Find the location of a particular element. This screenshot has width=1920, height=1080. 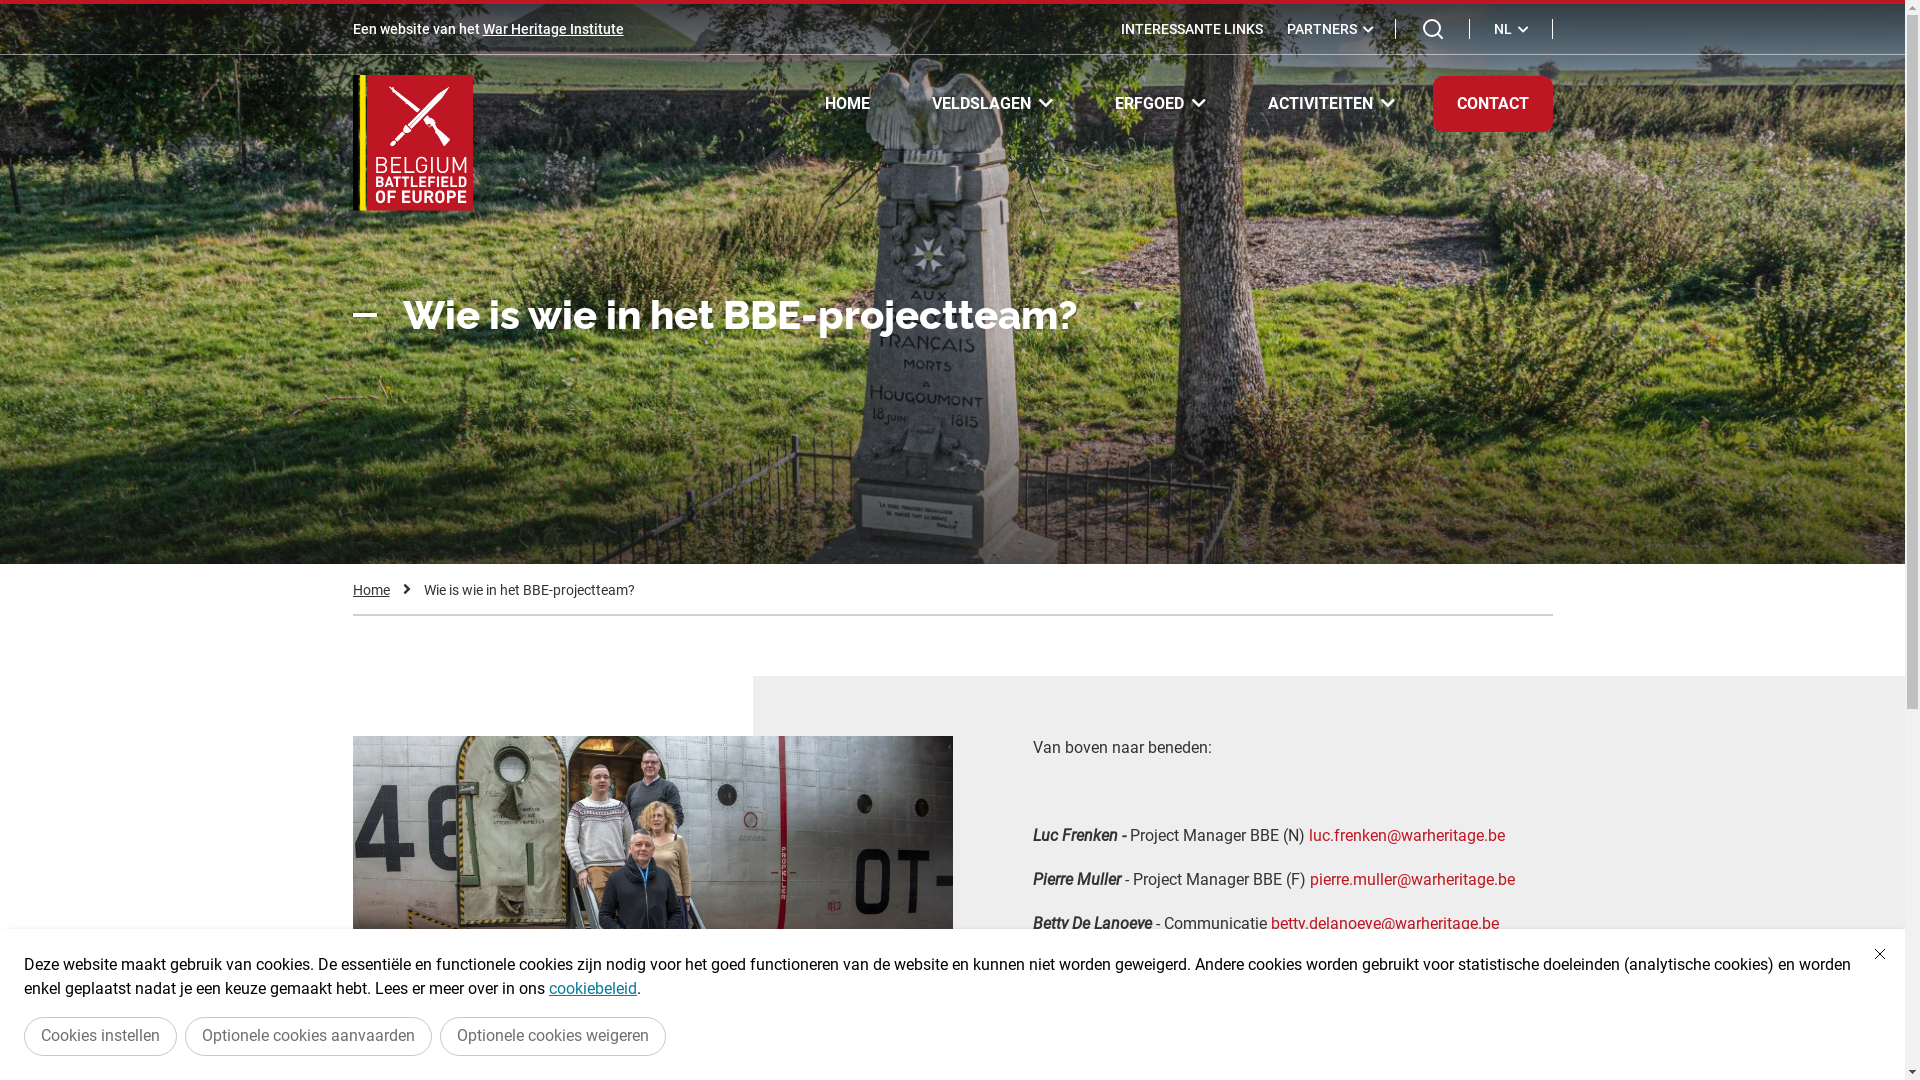

'INTERESSANTE LINKS' is located at coordinates (1190, 29).